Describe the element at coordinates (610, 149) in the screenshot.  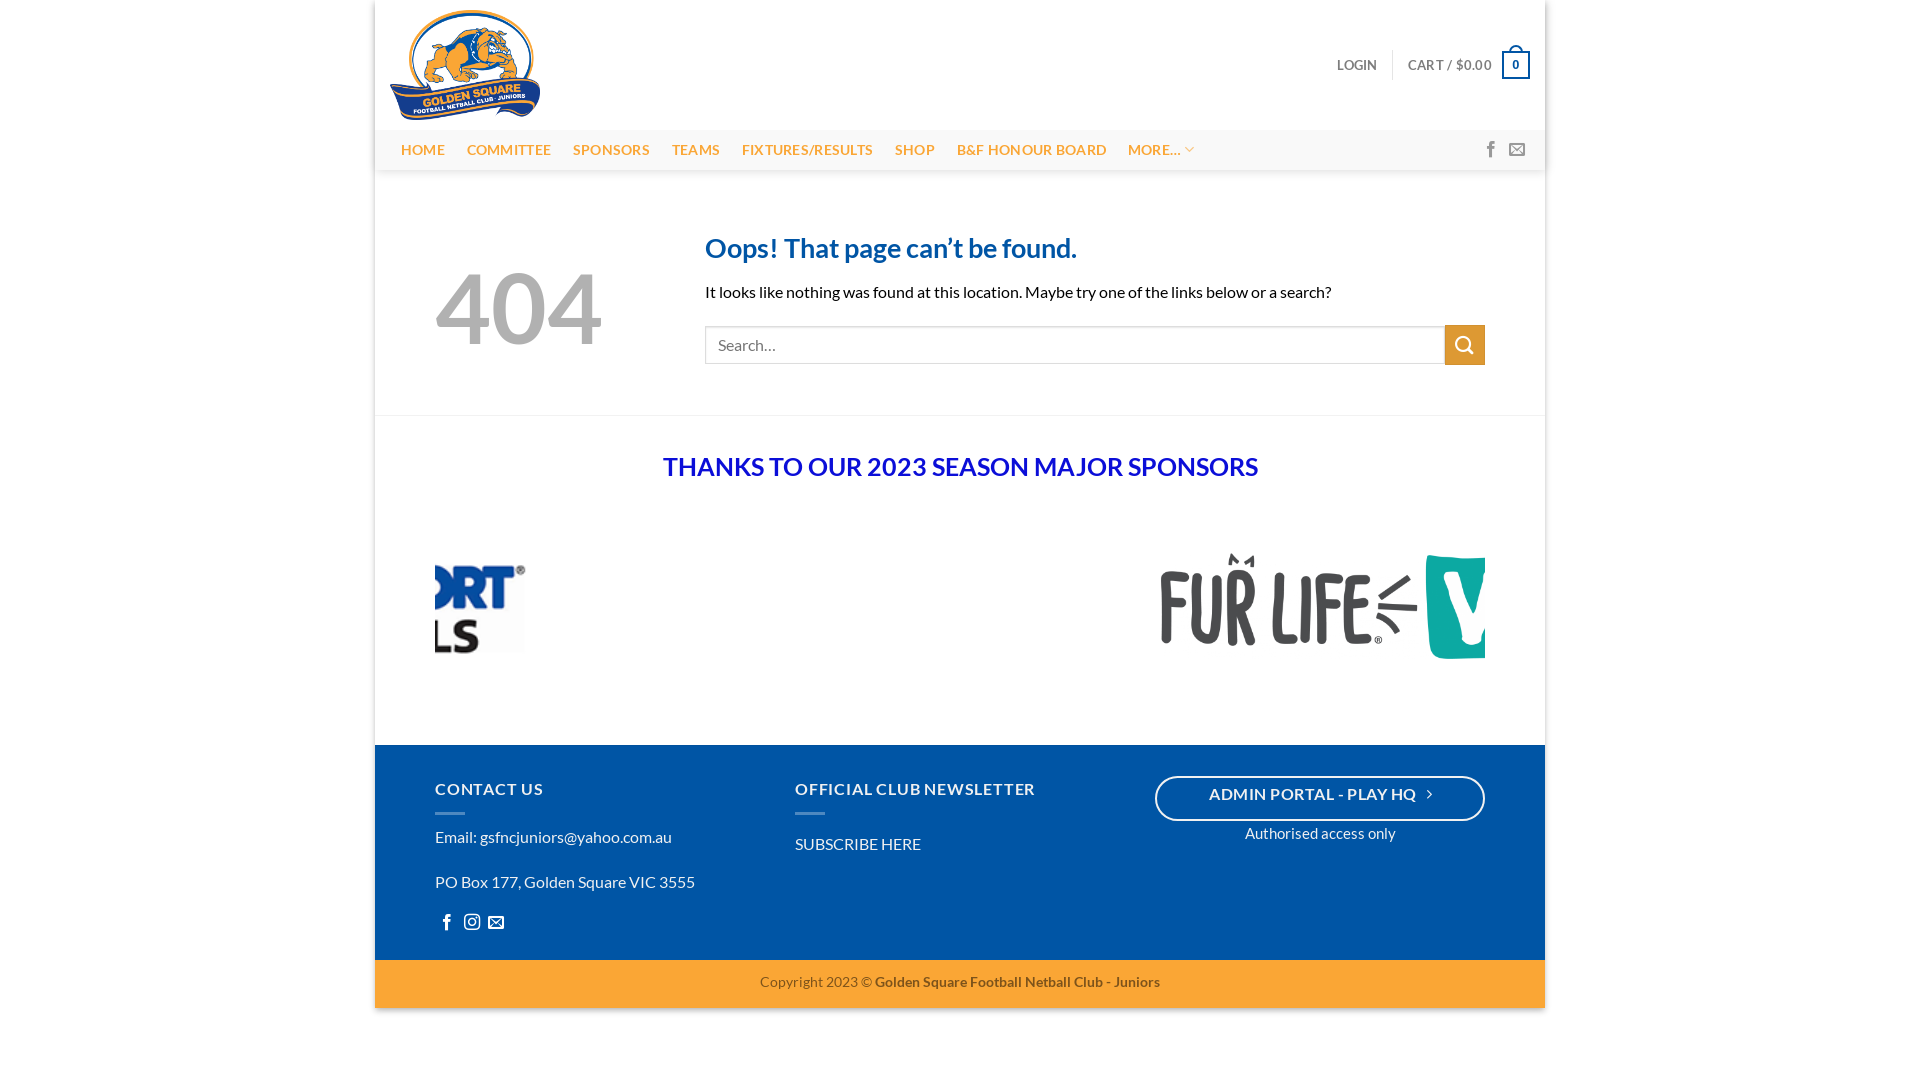
I see `'SPONSORS'` at that location.